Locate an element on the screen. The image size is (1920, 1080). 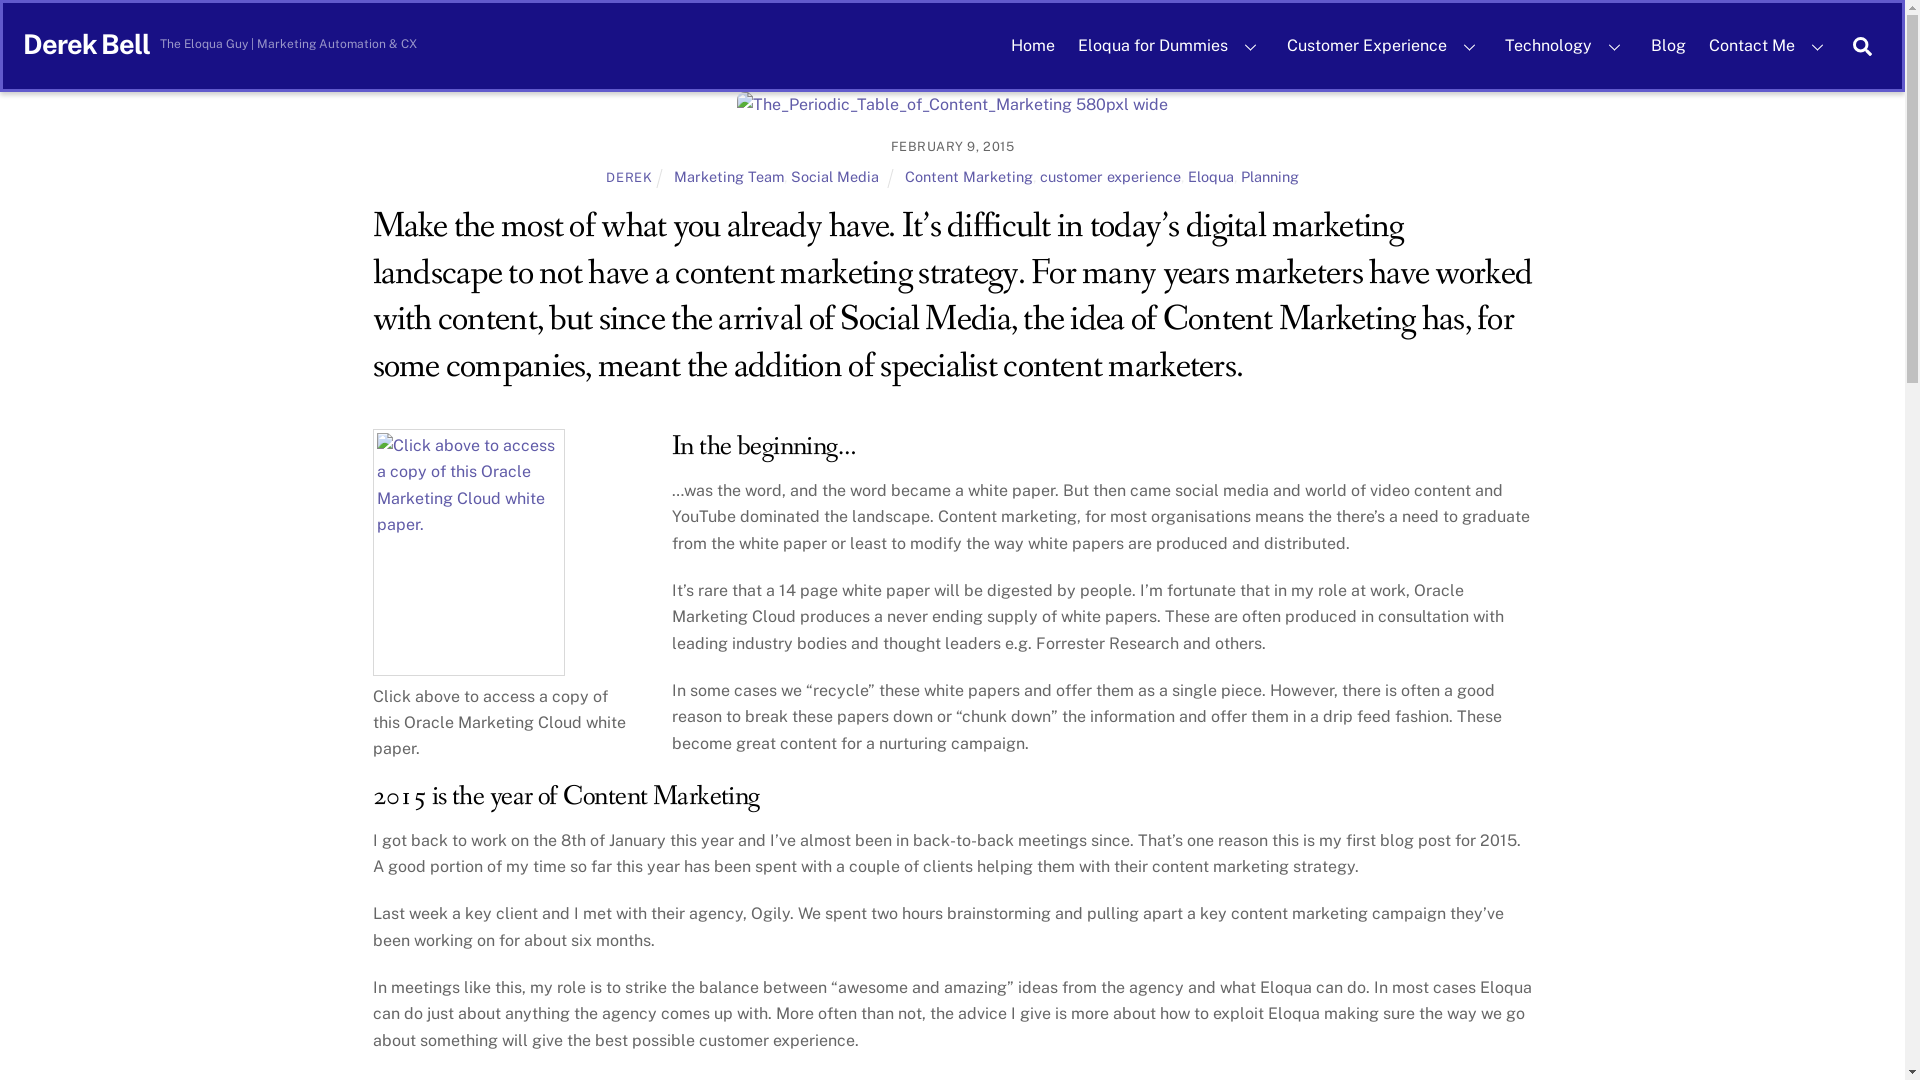
'Planning' is located at coordinates (1269, 175).